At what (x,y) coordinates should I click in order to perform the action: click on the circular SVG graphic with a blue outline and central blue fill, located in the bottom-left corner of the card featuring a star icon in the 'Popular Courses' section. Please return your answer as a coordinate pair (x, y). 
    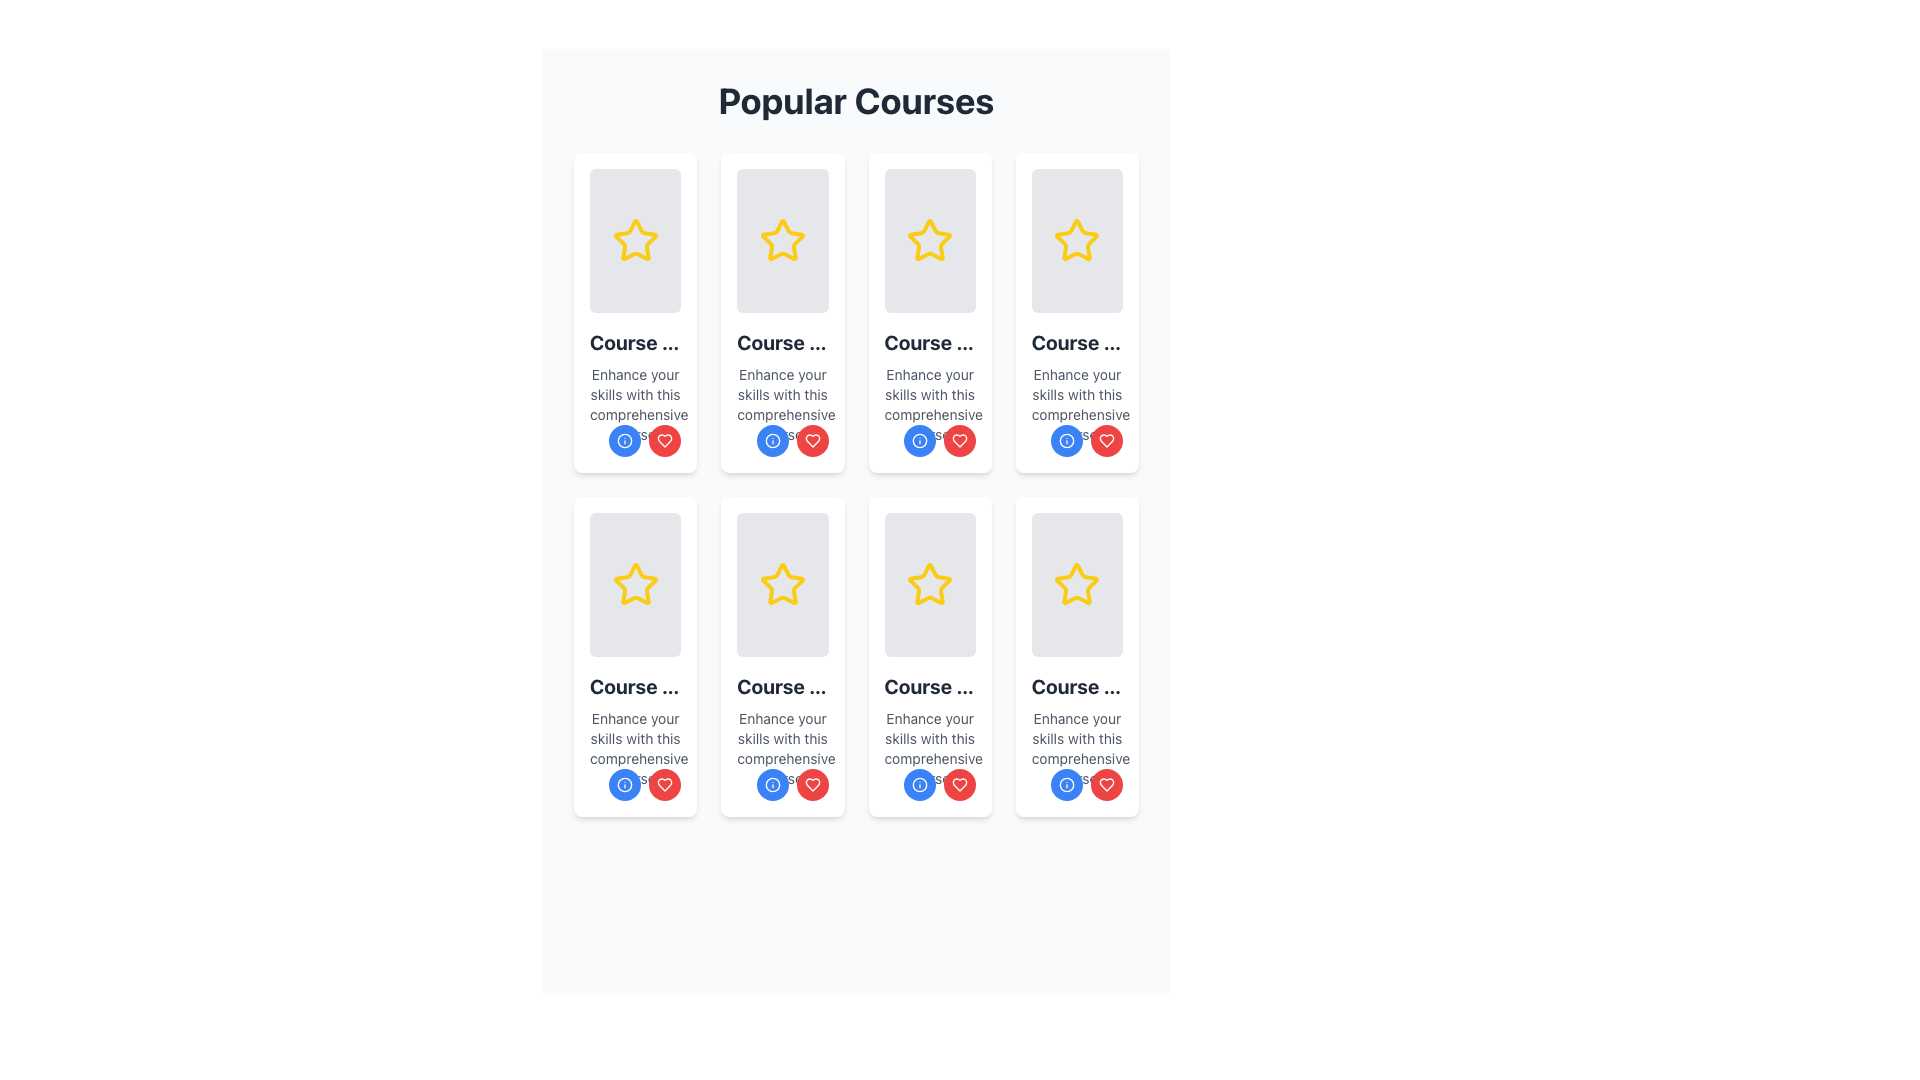
    Looking at the image, I should click on (771, 439).